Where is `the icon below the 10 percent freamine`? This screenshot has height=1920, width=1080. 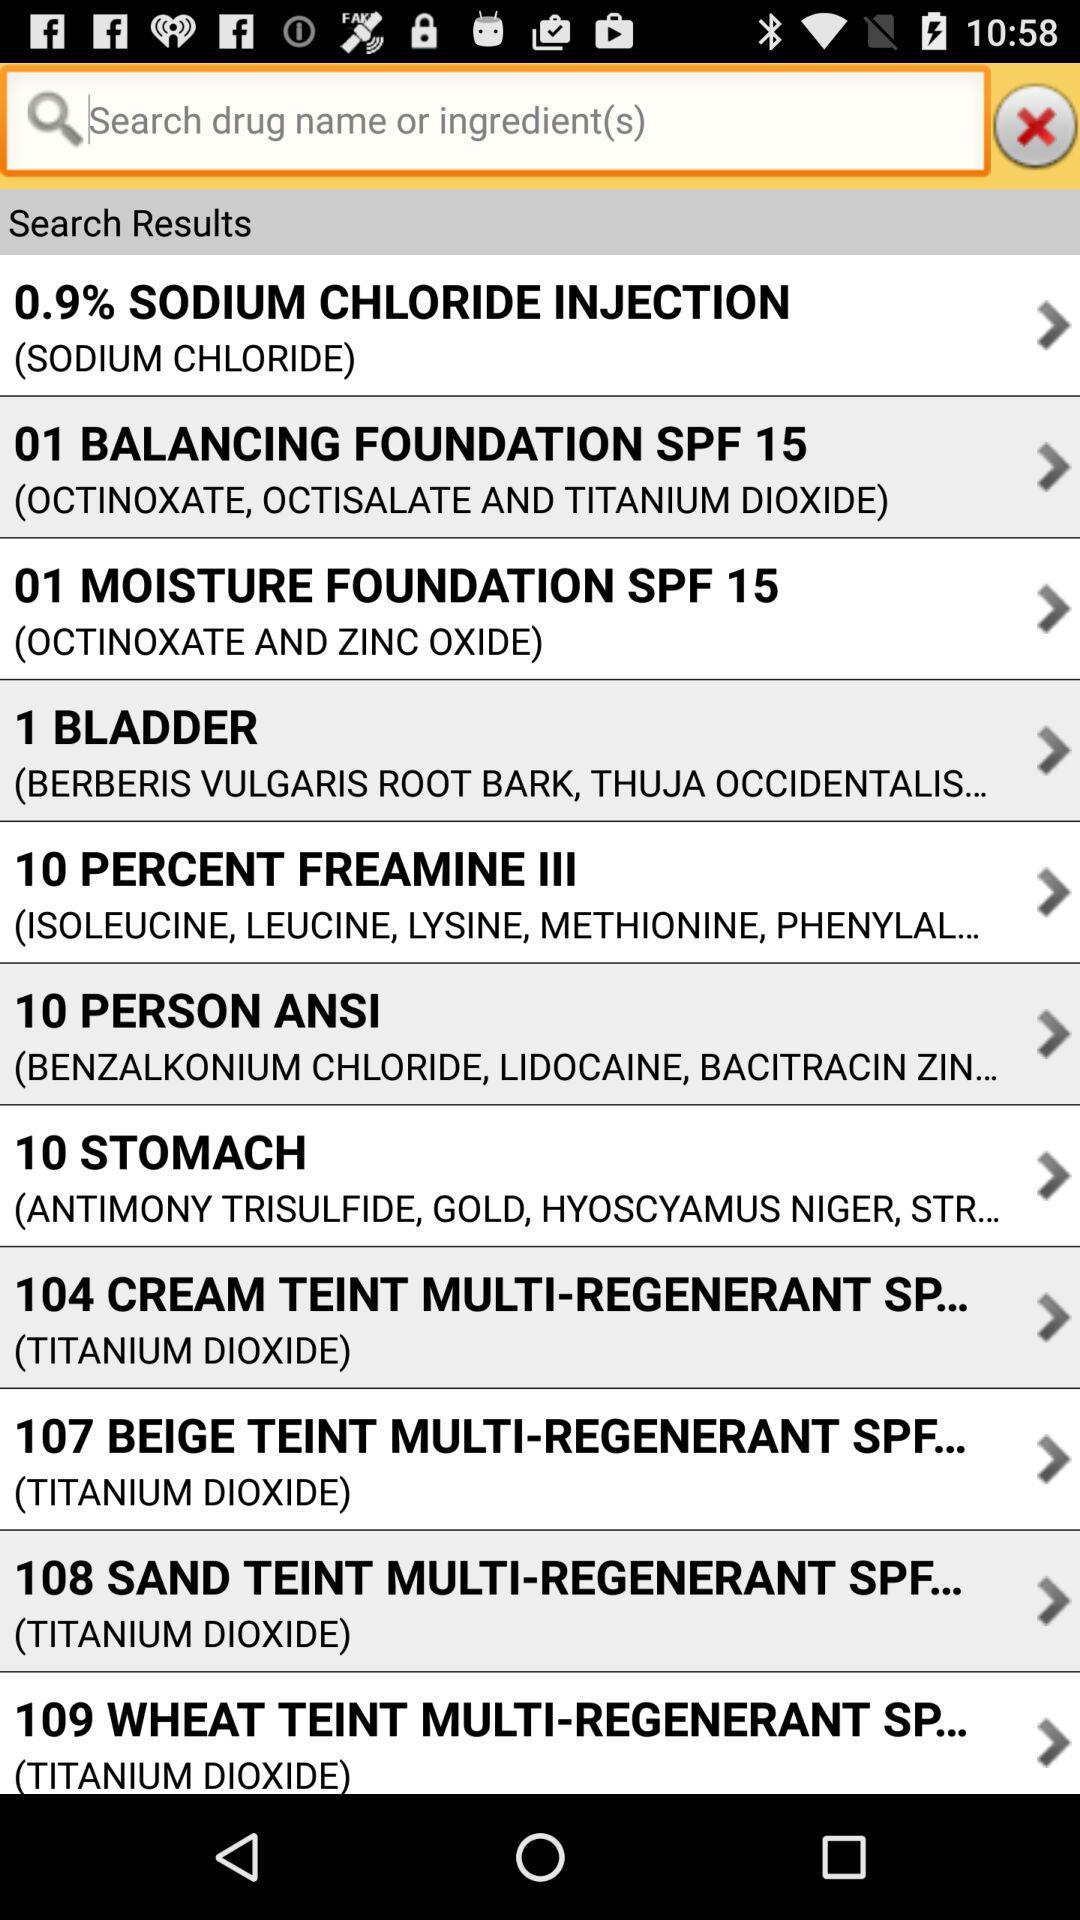 the icon below the 10 percent freamine is located at coordinates (499, 923).